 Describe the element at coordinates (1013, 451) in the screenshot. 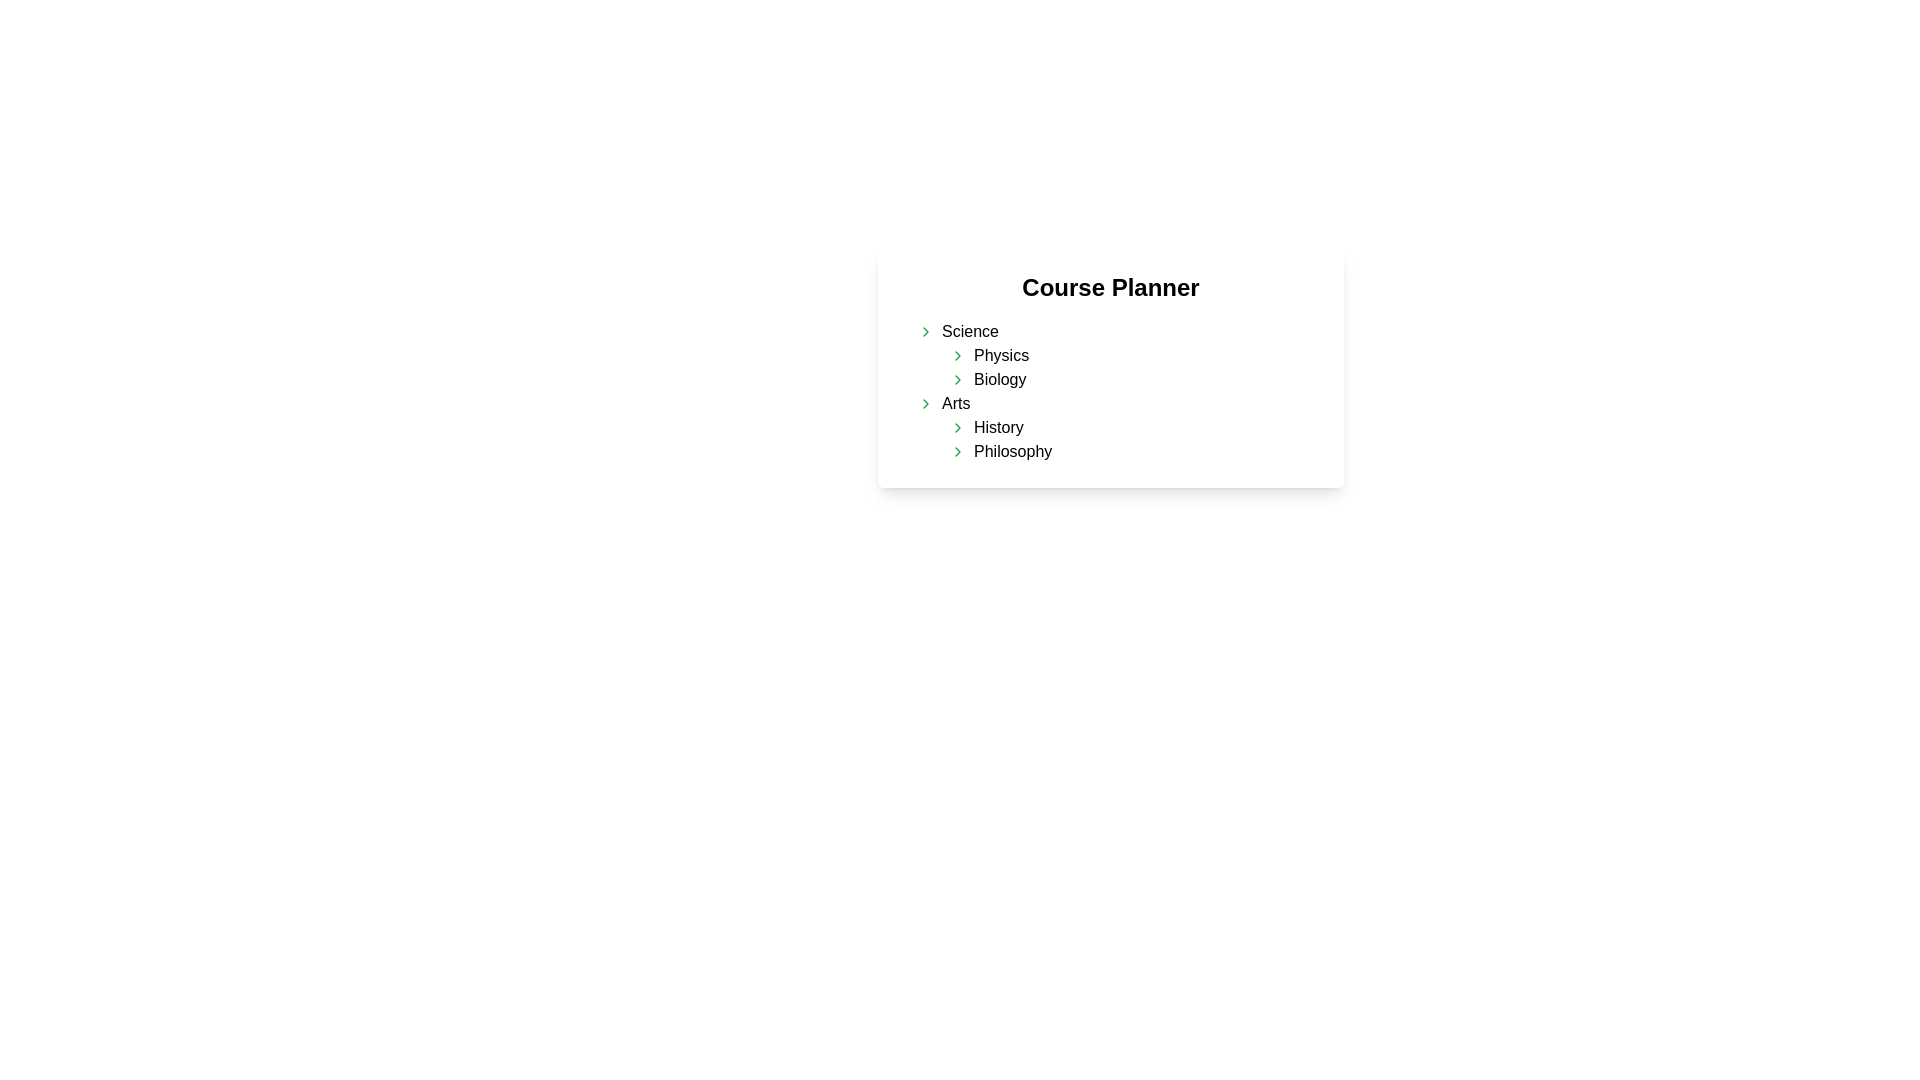

I see `the 'Philosophy' text label, which indicates its presence in the 'Arts' section, located underneath the 'History' sub-category, and is aligned horizontally next to a green arrow icon` at that location.